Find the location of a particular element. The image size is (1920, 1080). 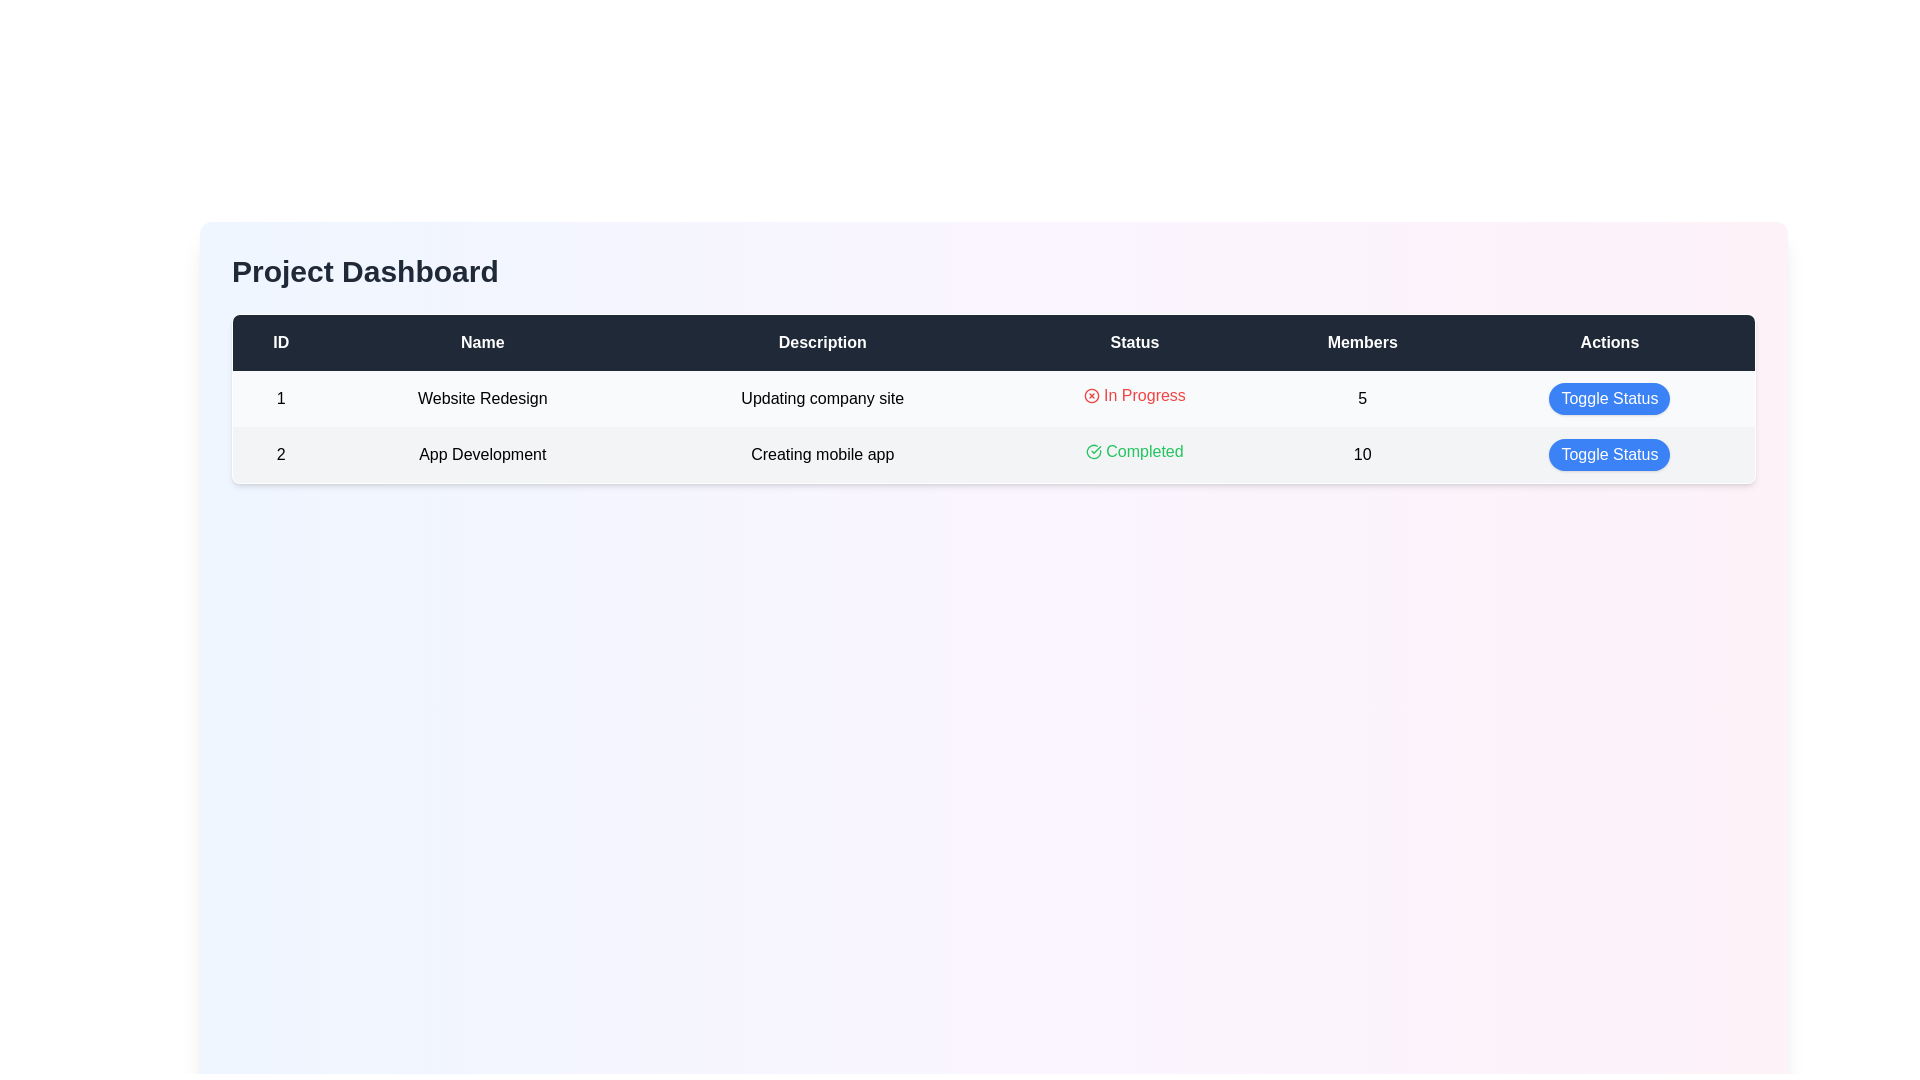

the green circular icon with a checkmark indicating 'Completed' status, located in the second row under the 'Status' column of the table is located at coordinates (1093, 451).